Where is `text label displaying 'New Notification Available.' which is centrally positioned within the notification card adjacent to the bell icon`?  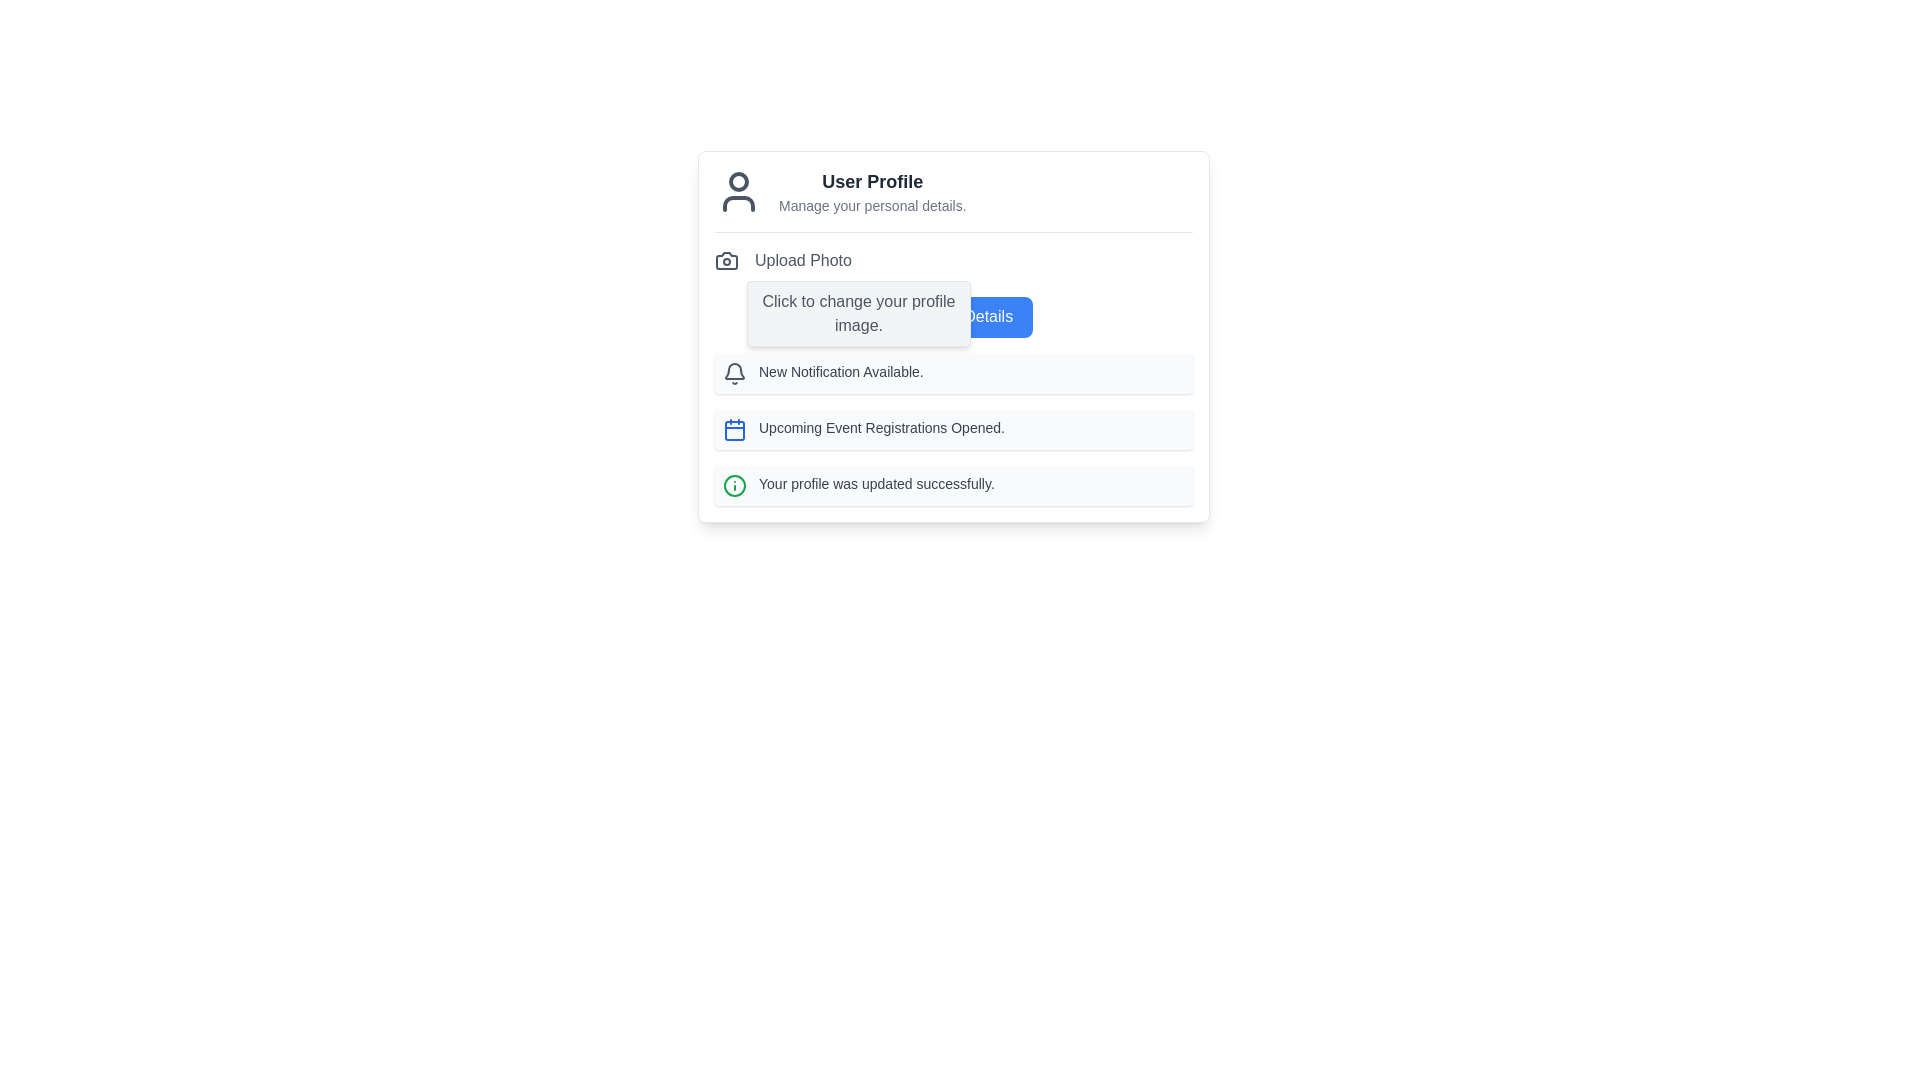
text label displaying 'New Notification Available.' which is centrally positioned within the notification card adjacent to the bell icon is located at coordinates (841, 373).